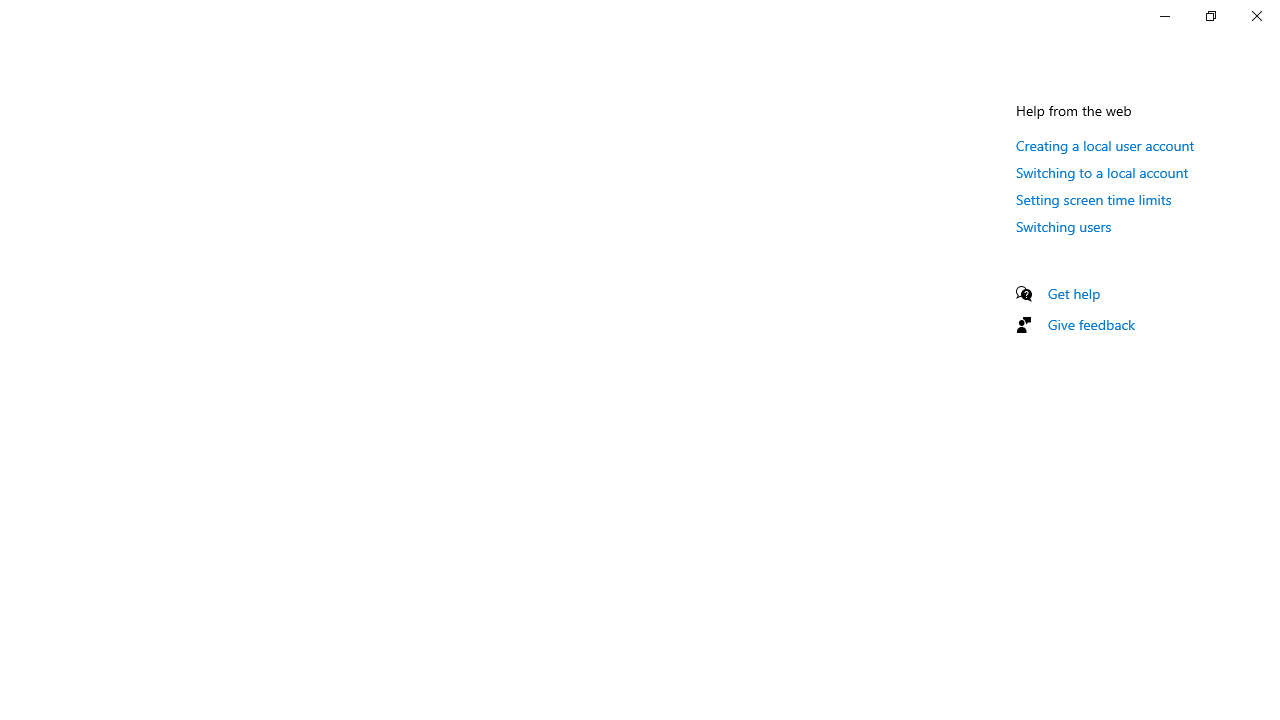 The height and width of the screenshot is (720, 1280). What do you see at coordinates (1255, 15) in the screenshot?
I see `'Close Settings'` at bounding box center [1255, 15].